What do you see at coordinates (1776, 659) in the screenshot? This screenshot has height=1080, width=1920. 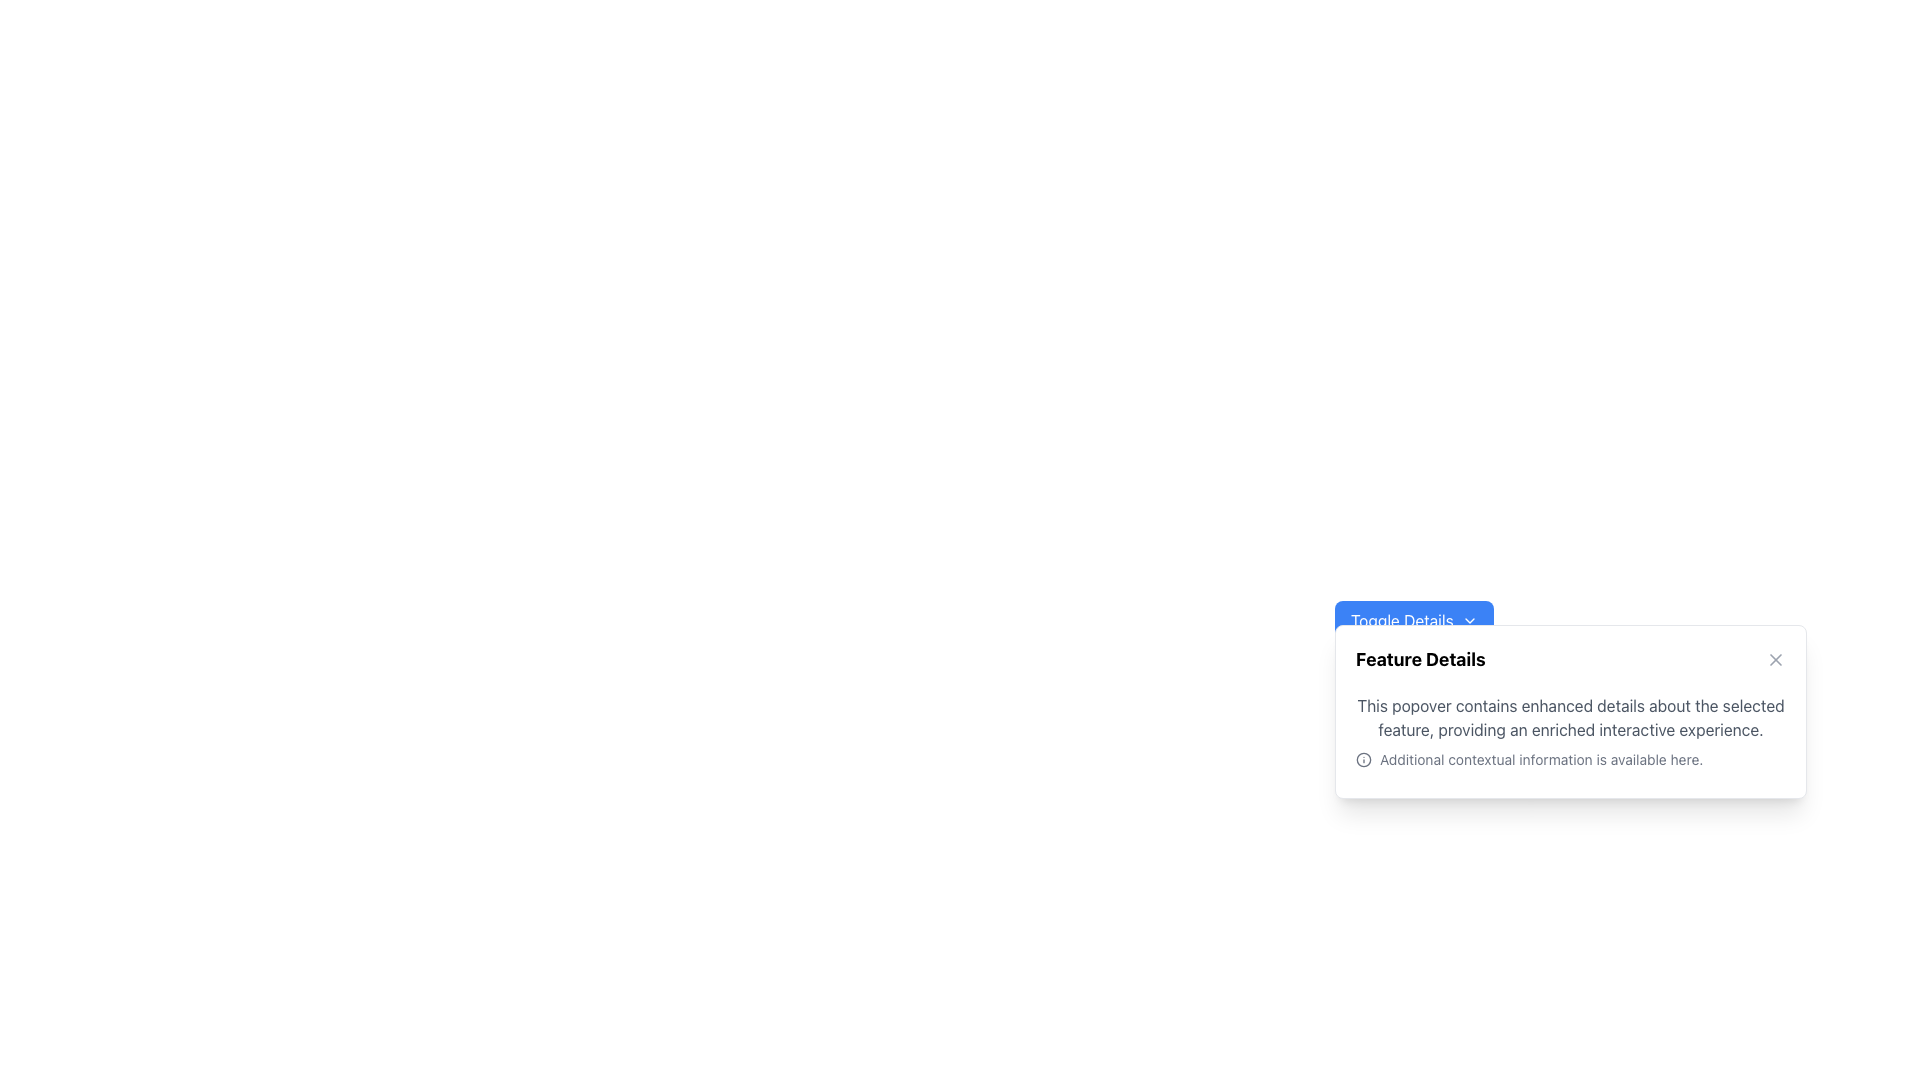 I see `the 'X' icon in the top-right corner of the 'Feature Details' popover` at bounding box center [1776, 659].